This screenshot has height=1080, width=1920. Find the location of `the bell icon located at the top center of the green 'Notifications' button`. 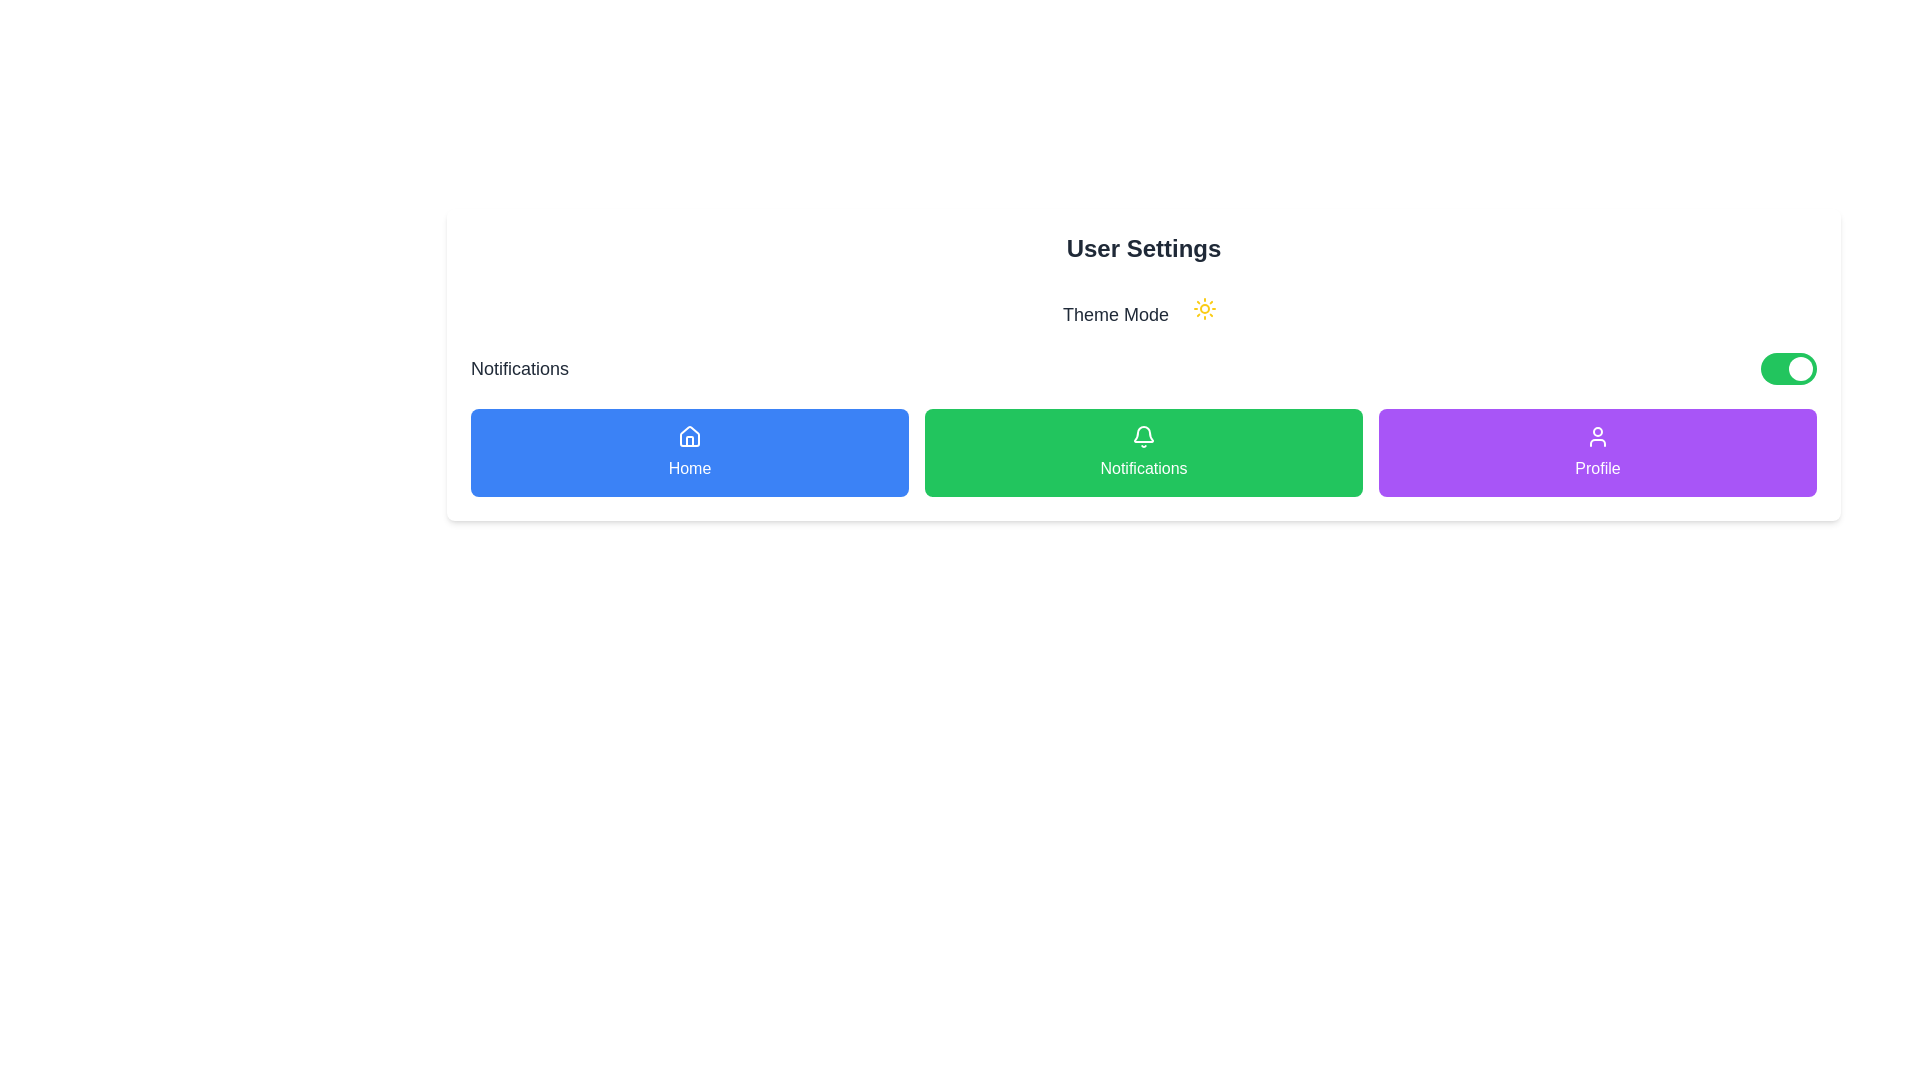

the bell icon located at the top center of the green 'Notifications' button is located at coordinates (1143, 435).